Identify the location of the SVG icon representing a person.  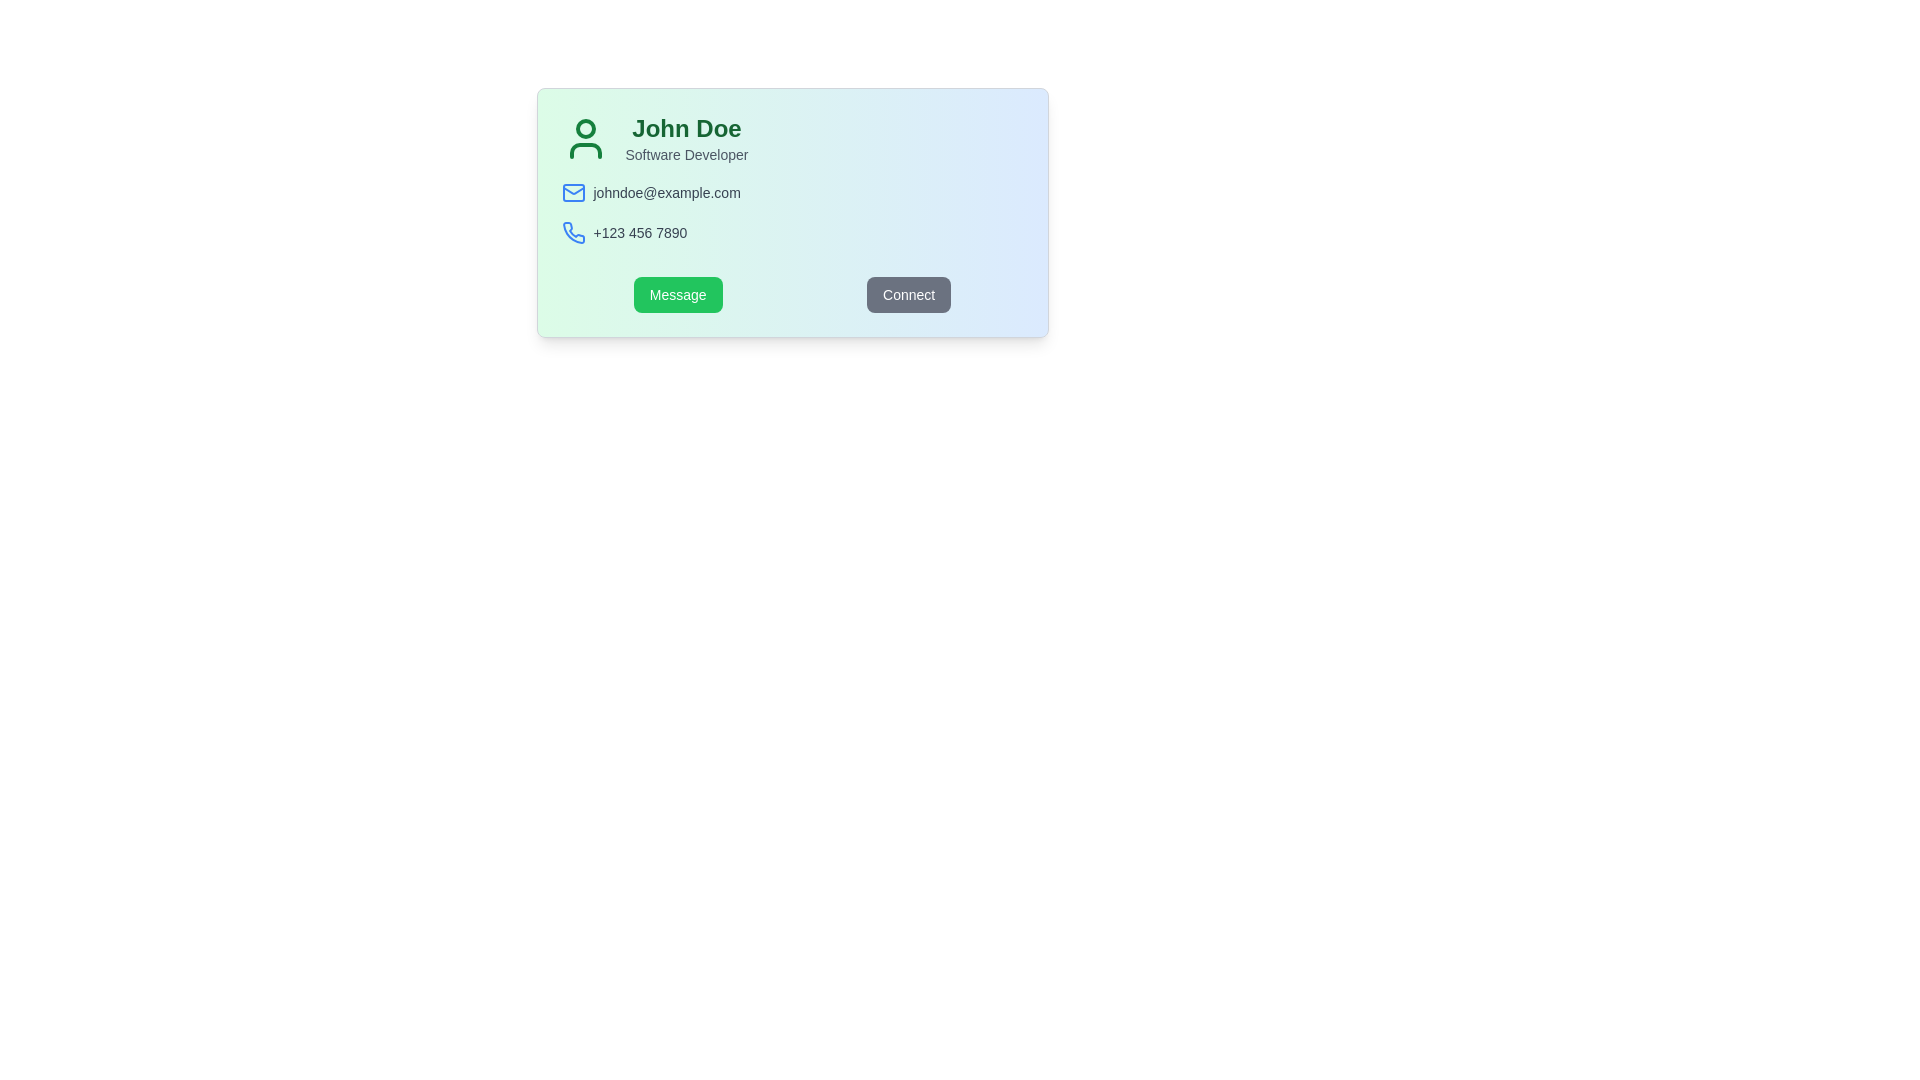
(584, 137).